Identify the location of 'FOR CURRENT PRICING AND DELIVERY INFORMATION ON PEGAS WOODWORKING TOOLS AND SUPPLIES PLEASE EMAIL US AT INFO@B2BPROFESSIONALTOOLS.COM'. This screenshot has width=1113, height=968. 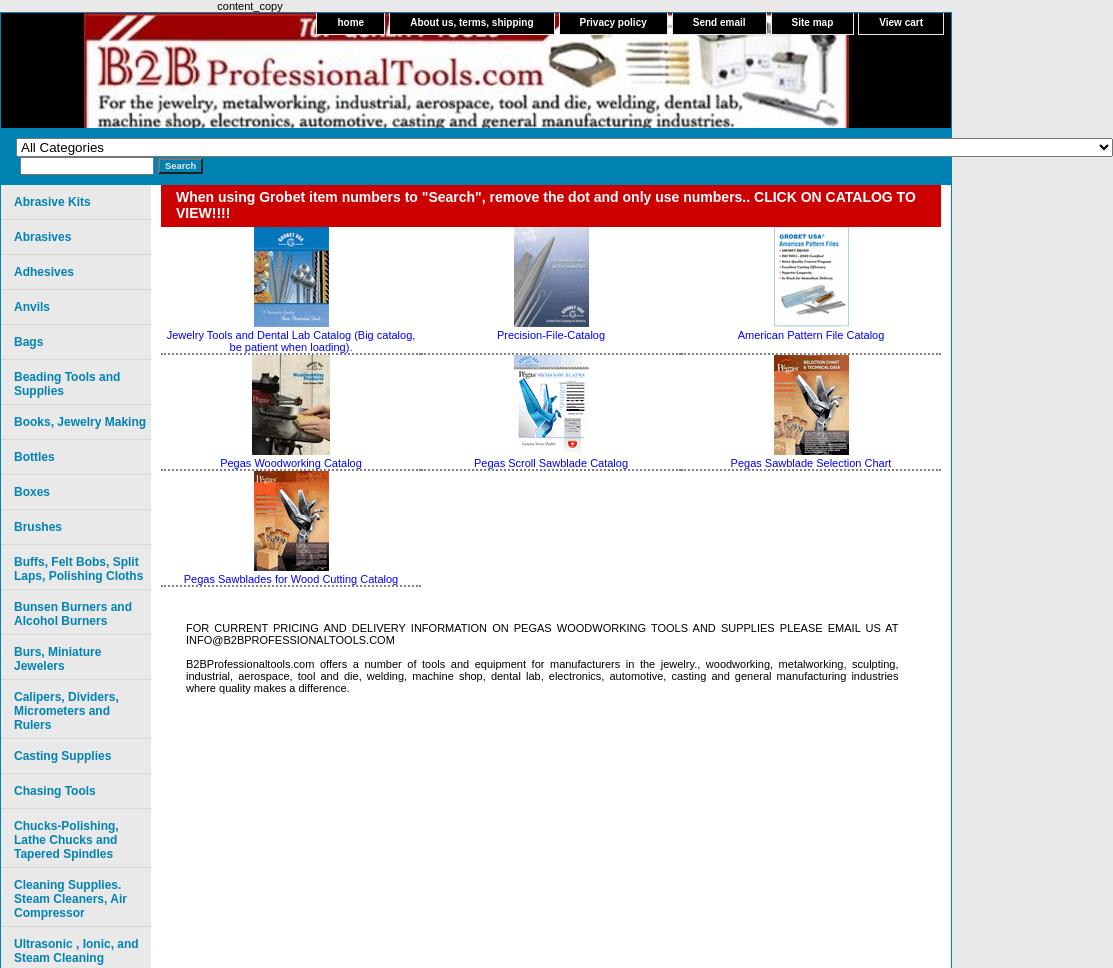
(542, 633).